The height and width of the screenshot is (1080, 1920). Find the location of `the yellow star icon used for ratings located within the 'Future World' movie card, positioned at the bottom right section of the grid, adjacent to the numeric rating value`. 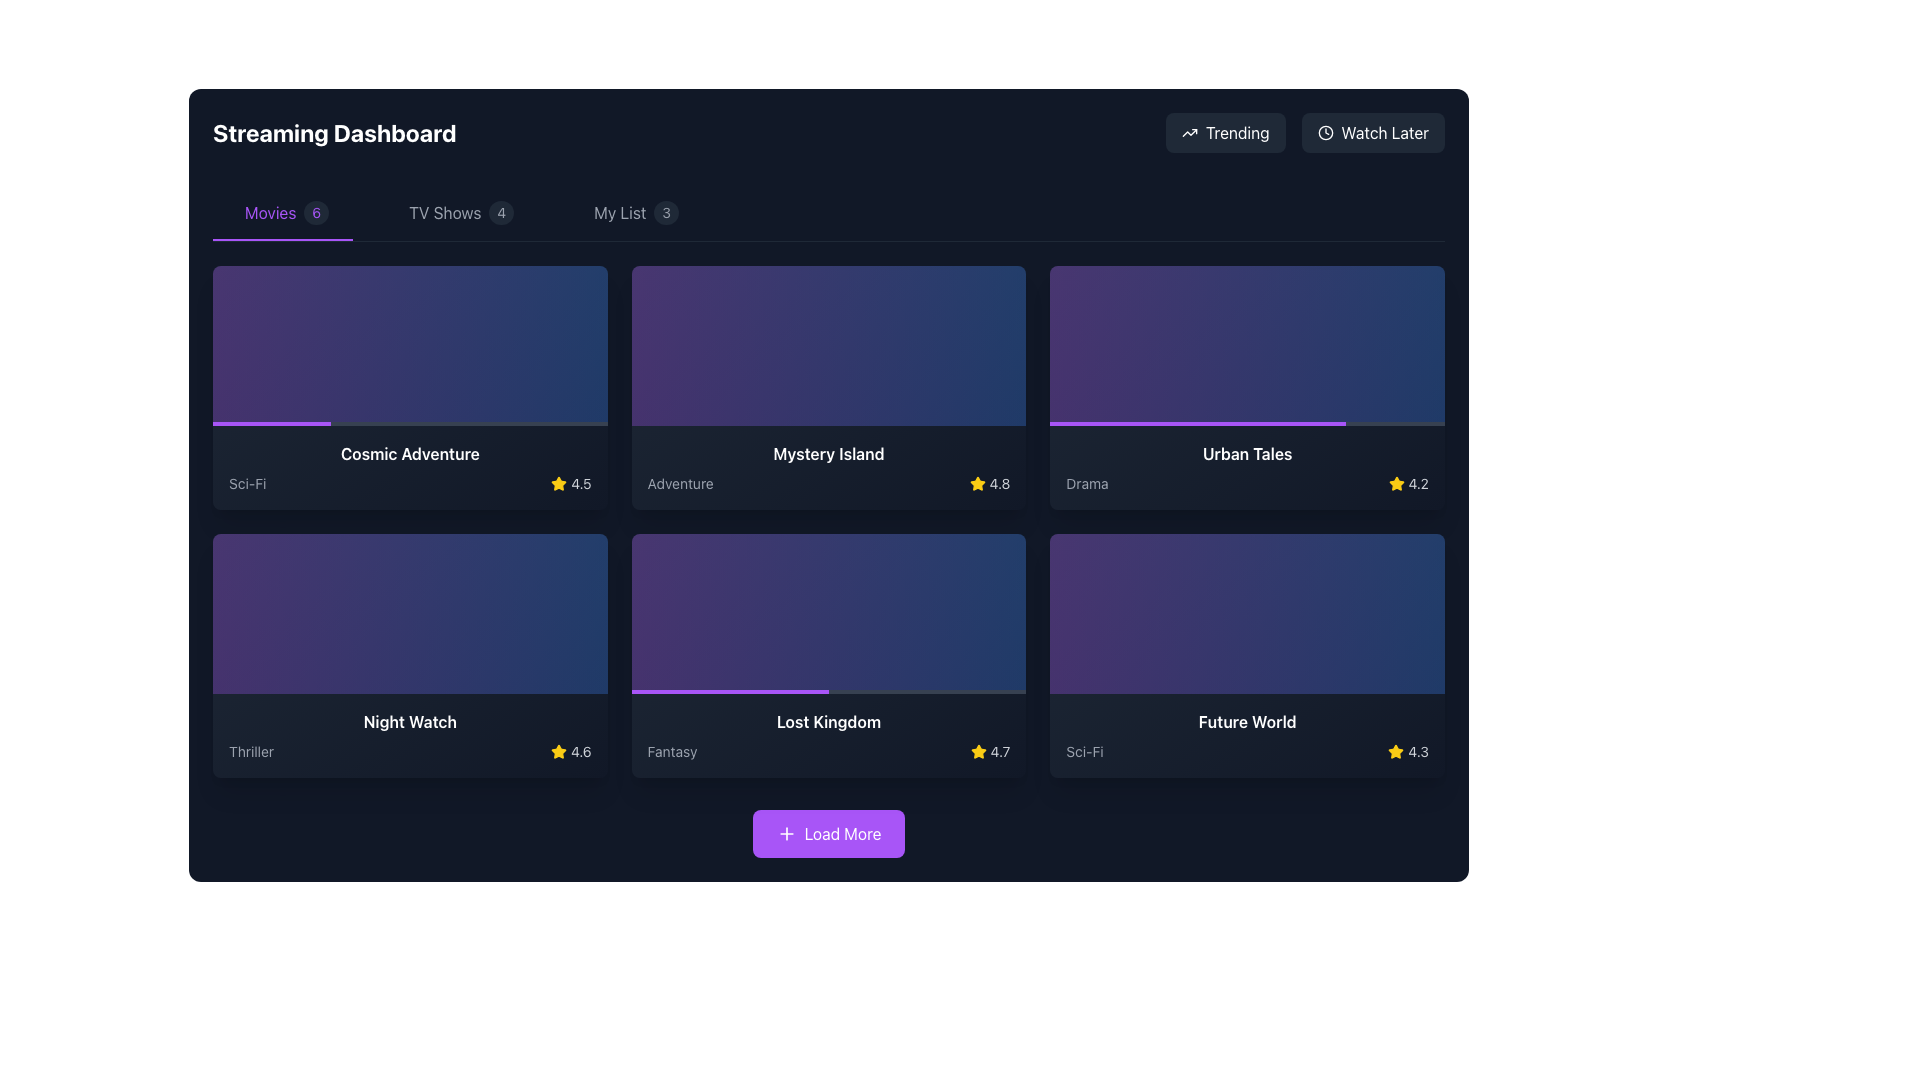

the yellow star icon used for ratings located within the 'Future World' movie card, positioned at the bottom right section of the grid, adjacent to the numeric rating value is located at coordinates (1395, 751).